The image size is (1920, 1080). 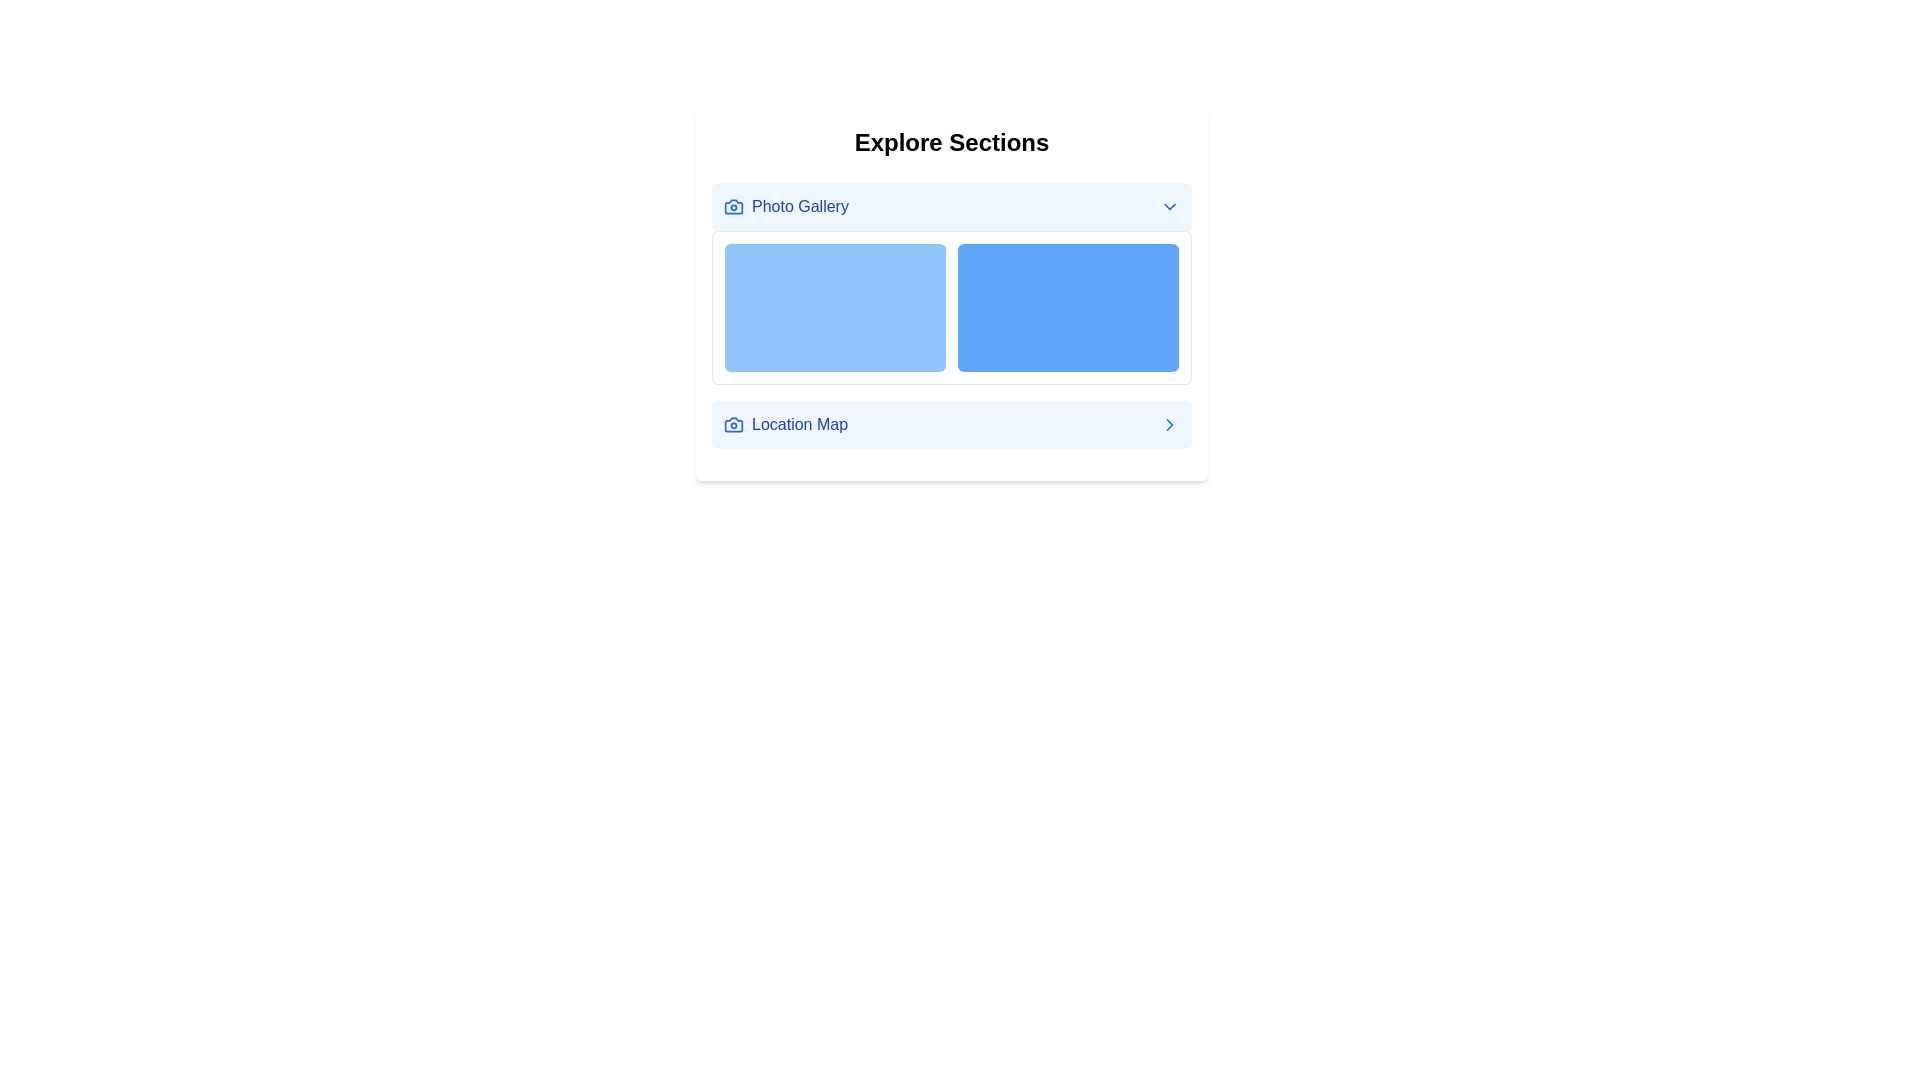 I want to click on the 'Location Map' icon, which signifies the start of the 'Location Map' section and is located adjacent to its text label, so click(x=733, y=207).